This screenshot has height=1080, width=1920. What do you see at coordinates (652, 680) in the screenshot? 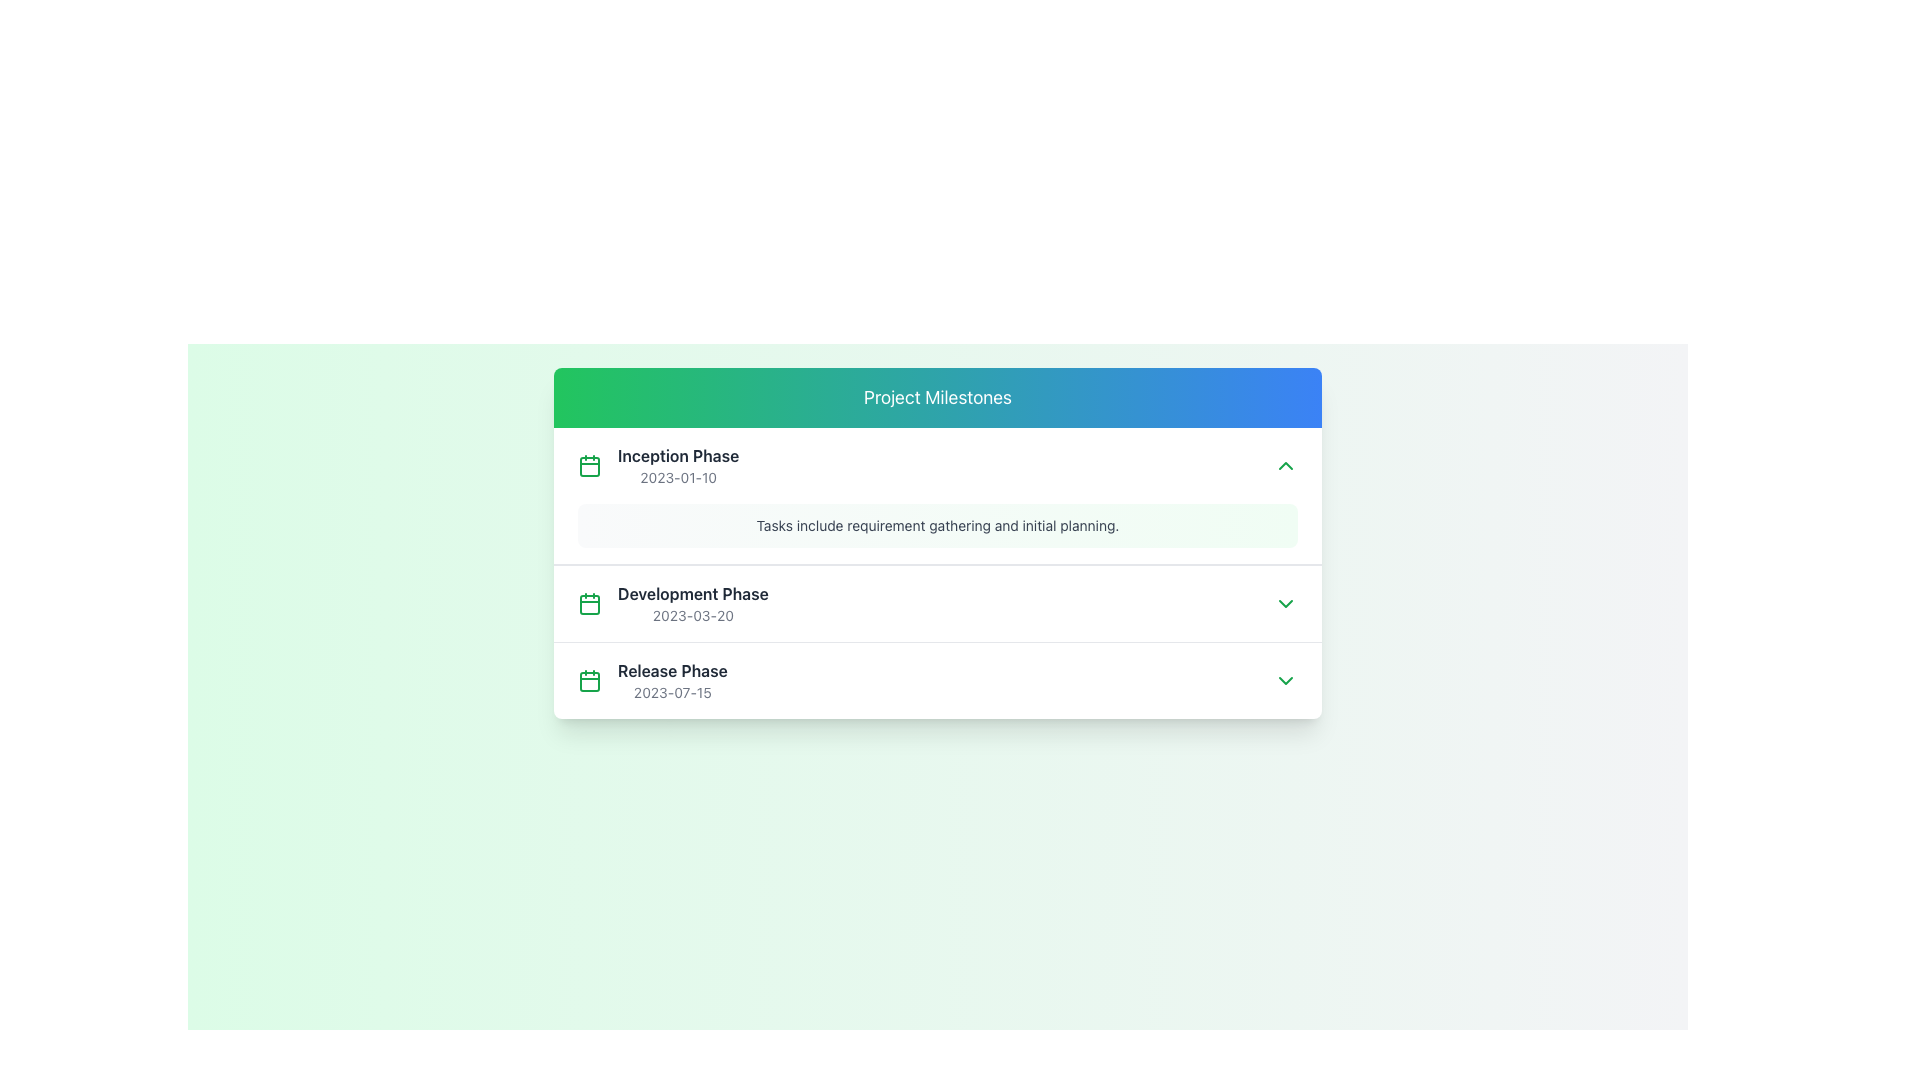
I see `the 'Release Phase' milestone label with a green calendar icon, which is the third item in the vertical list of milestones under the 'Project Milestones' header` at bounding box center [652, 680].